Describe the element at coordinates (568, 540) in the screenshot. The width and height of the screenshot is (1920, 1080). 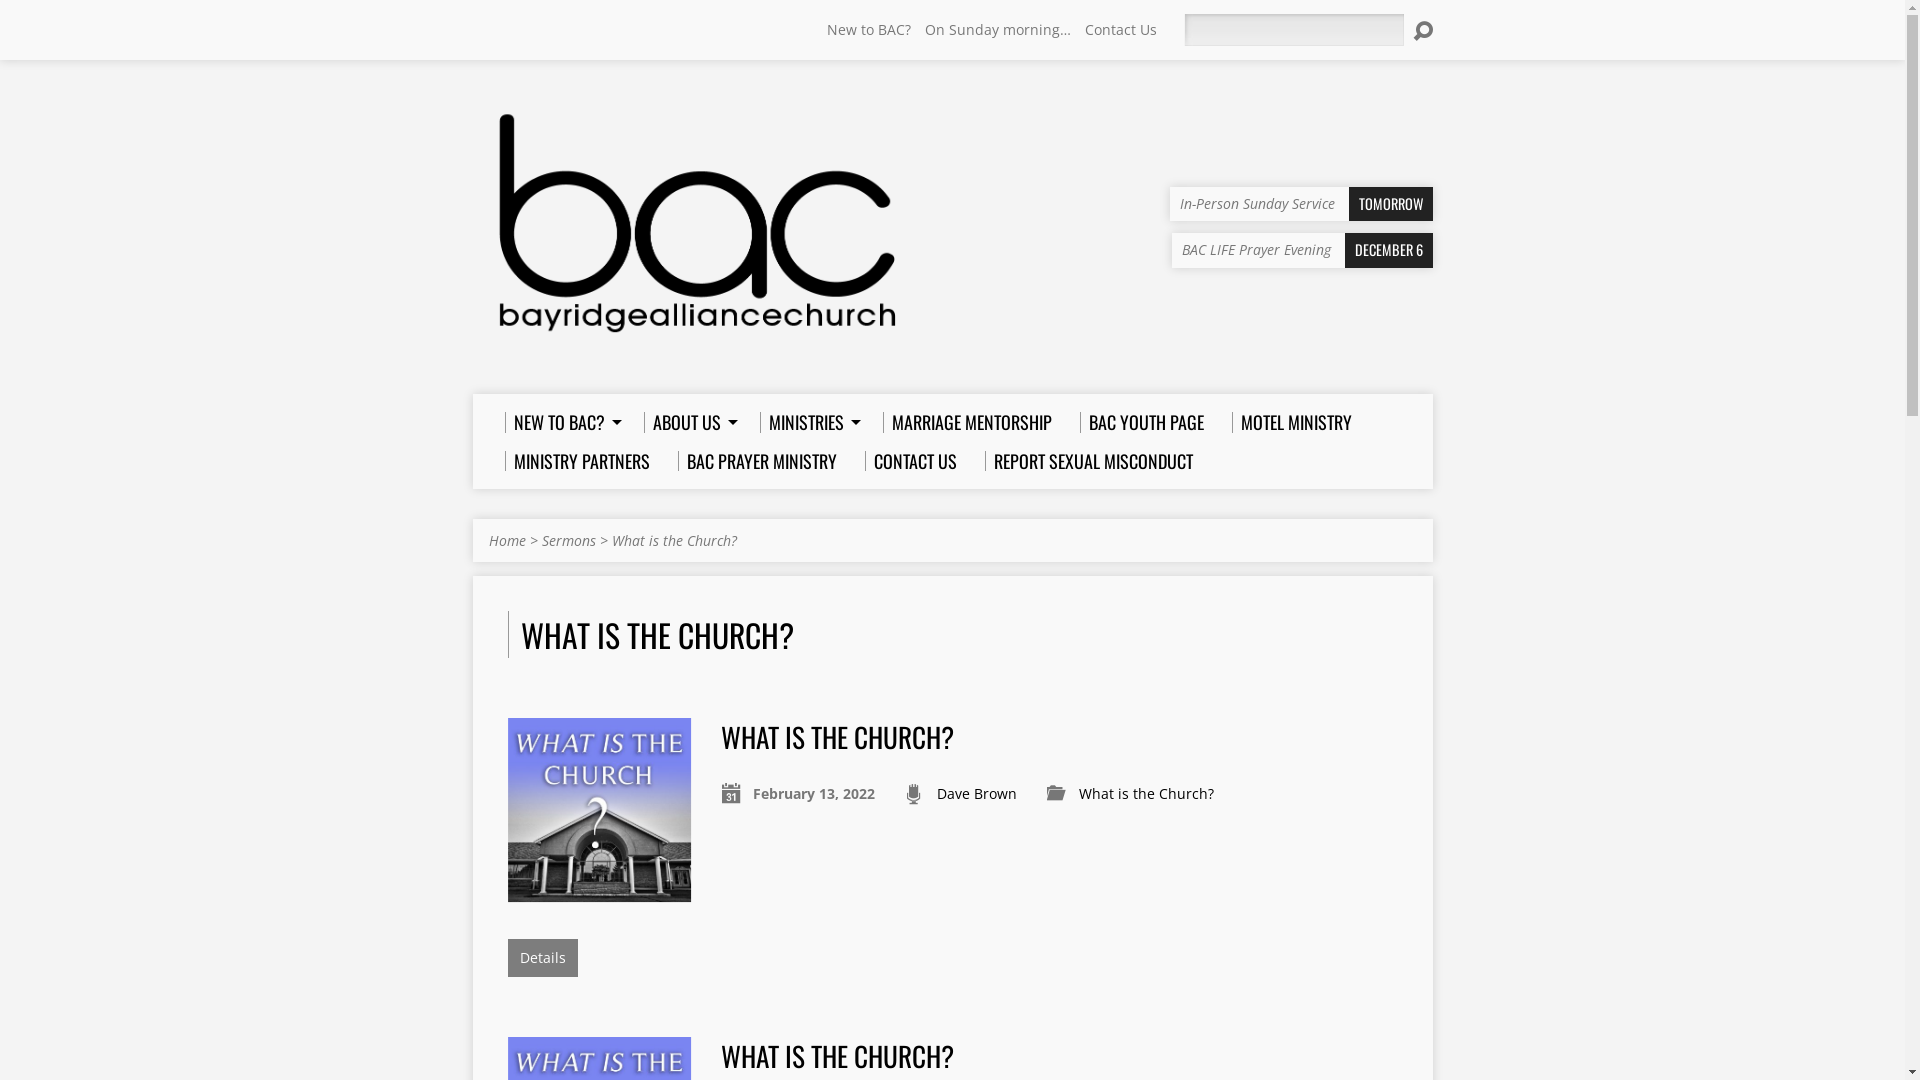
I see `'Sermons'` at that location.